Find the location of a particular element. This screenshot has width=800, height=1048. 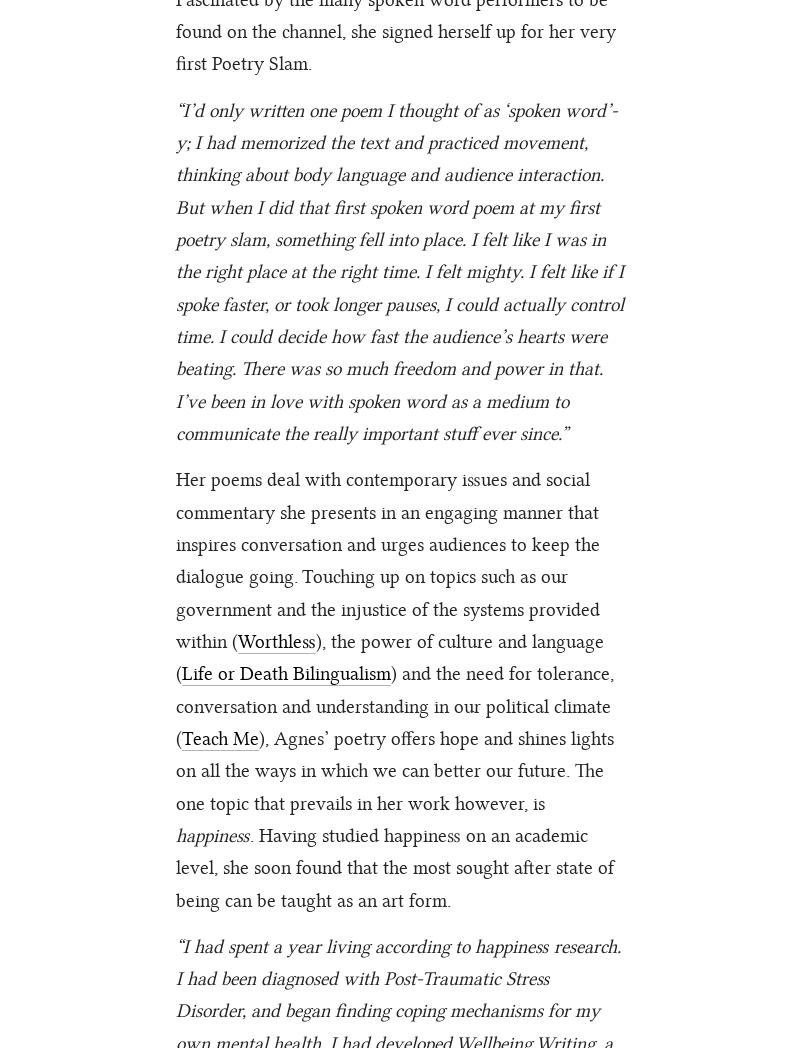

'happiness' is located at coordinates (212, 834).